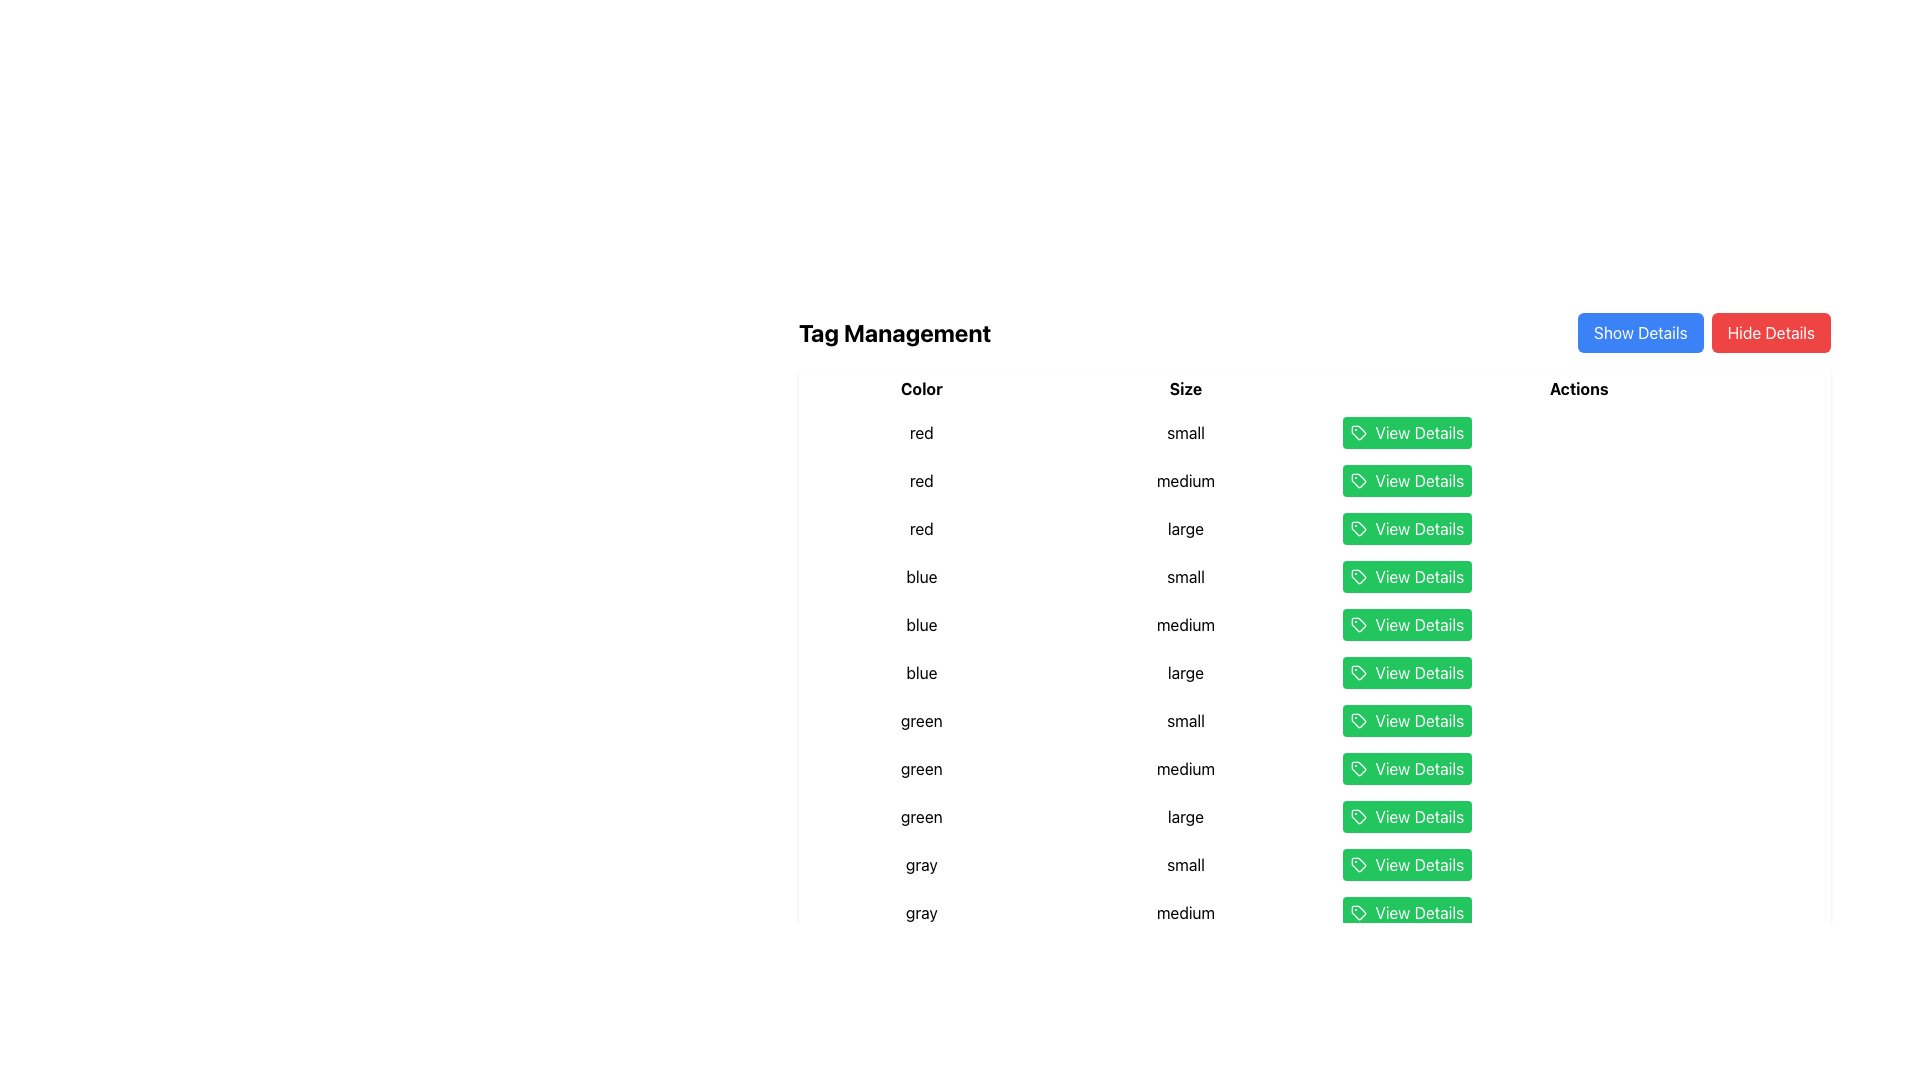 This screenshot has height=1080, width=1920. What do you see at coordinates (1185, 527) in the screenshot?
I see `the text label styled in black that contains the text 'large' in the 'Size' column of the table under the 'red' row` at bounding box center [1185, 527].